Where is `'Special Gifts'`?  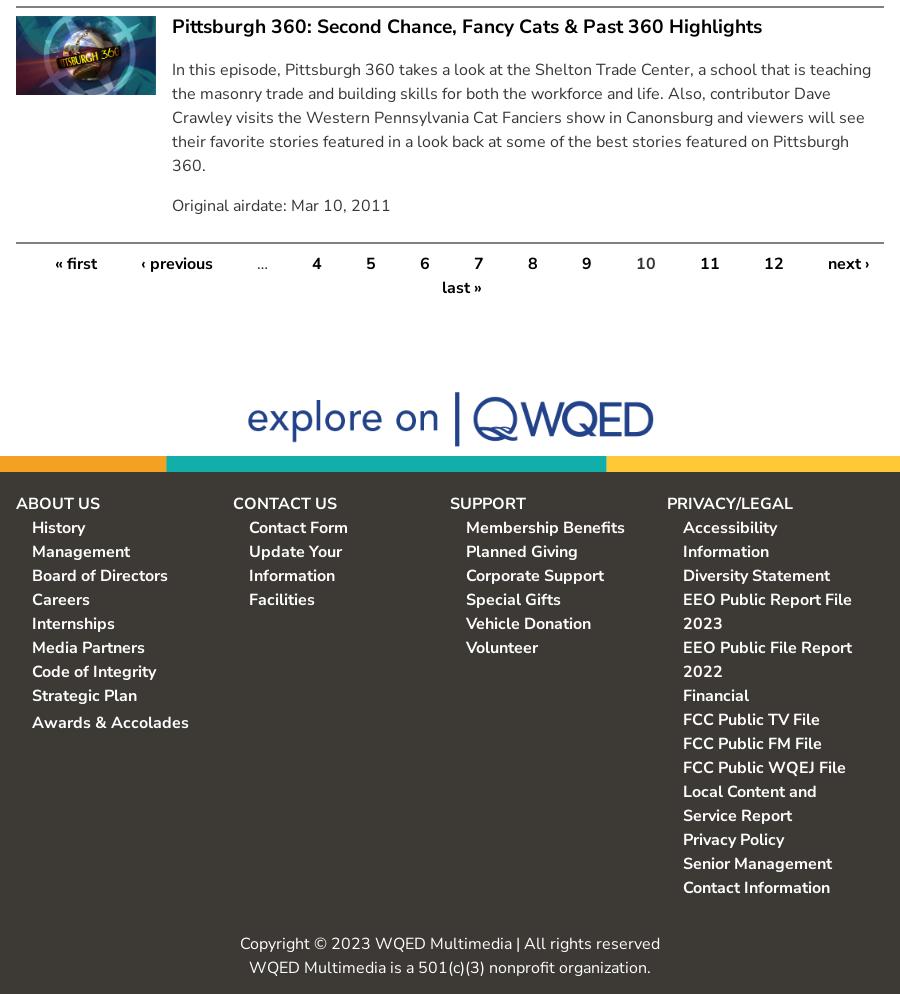 'Special Gifts' is located at coordinates (512, 598).